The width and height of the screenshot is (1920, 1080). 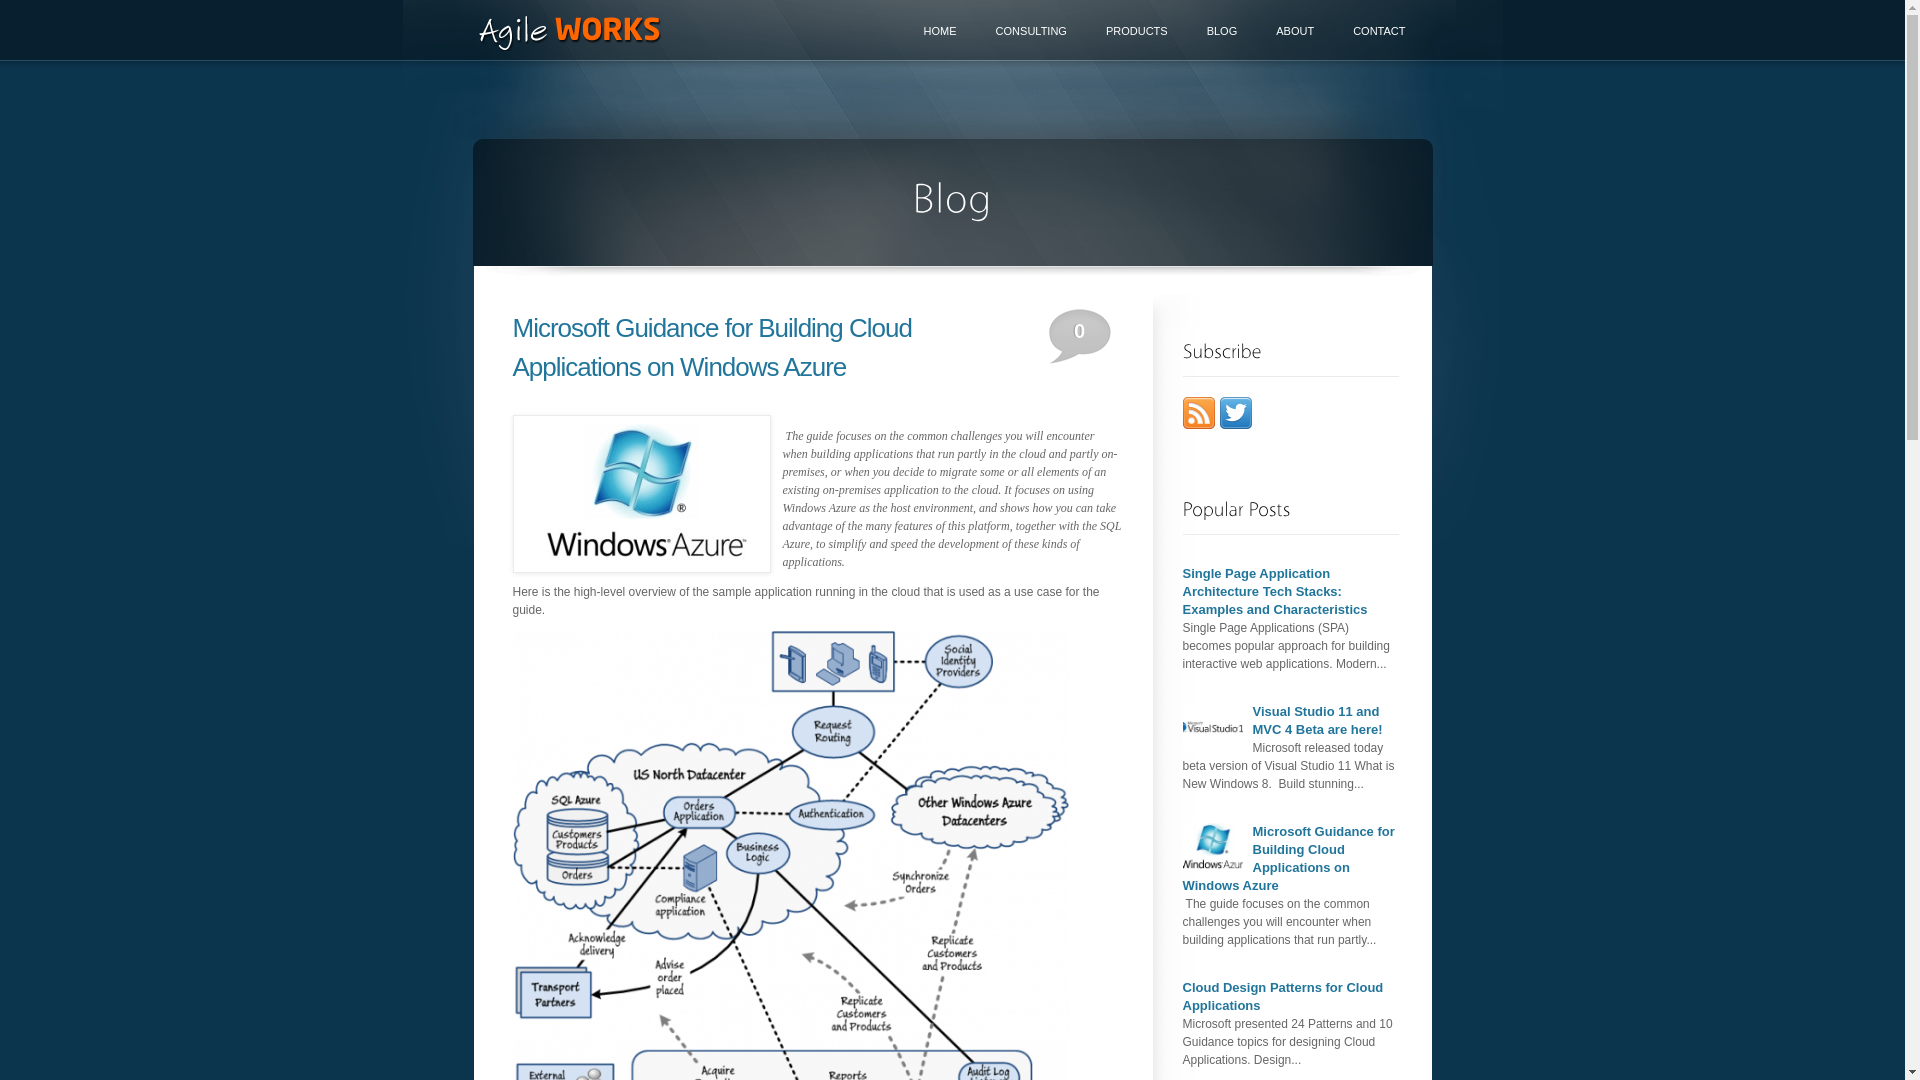 I want to click on 'ABOUT', so click(x=1257, y=31).